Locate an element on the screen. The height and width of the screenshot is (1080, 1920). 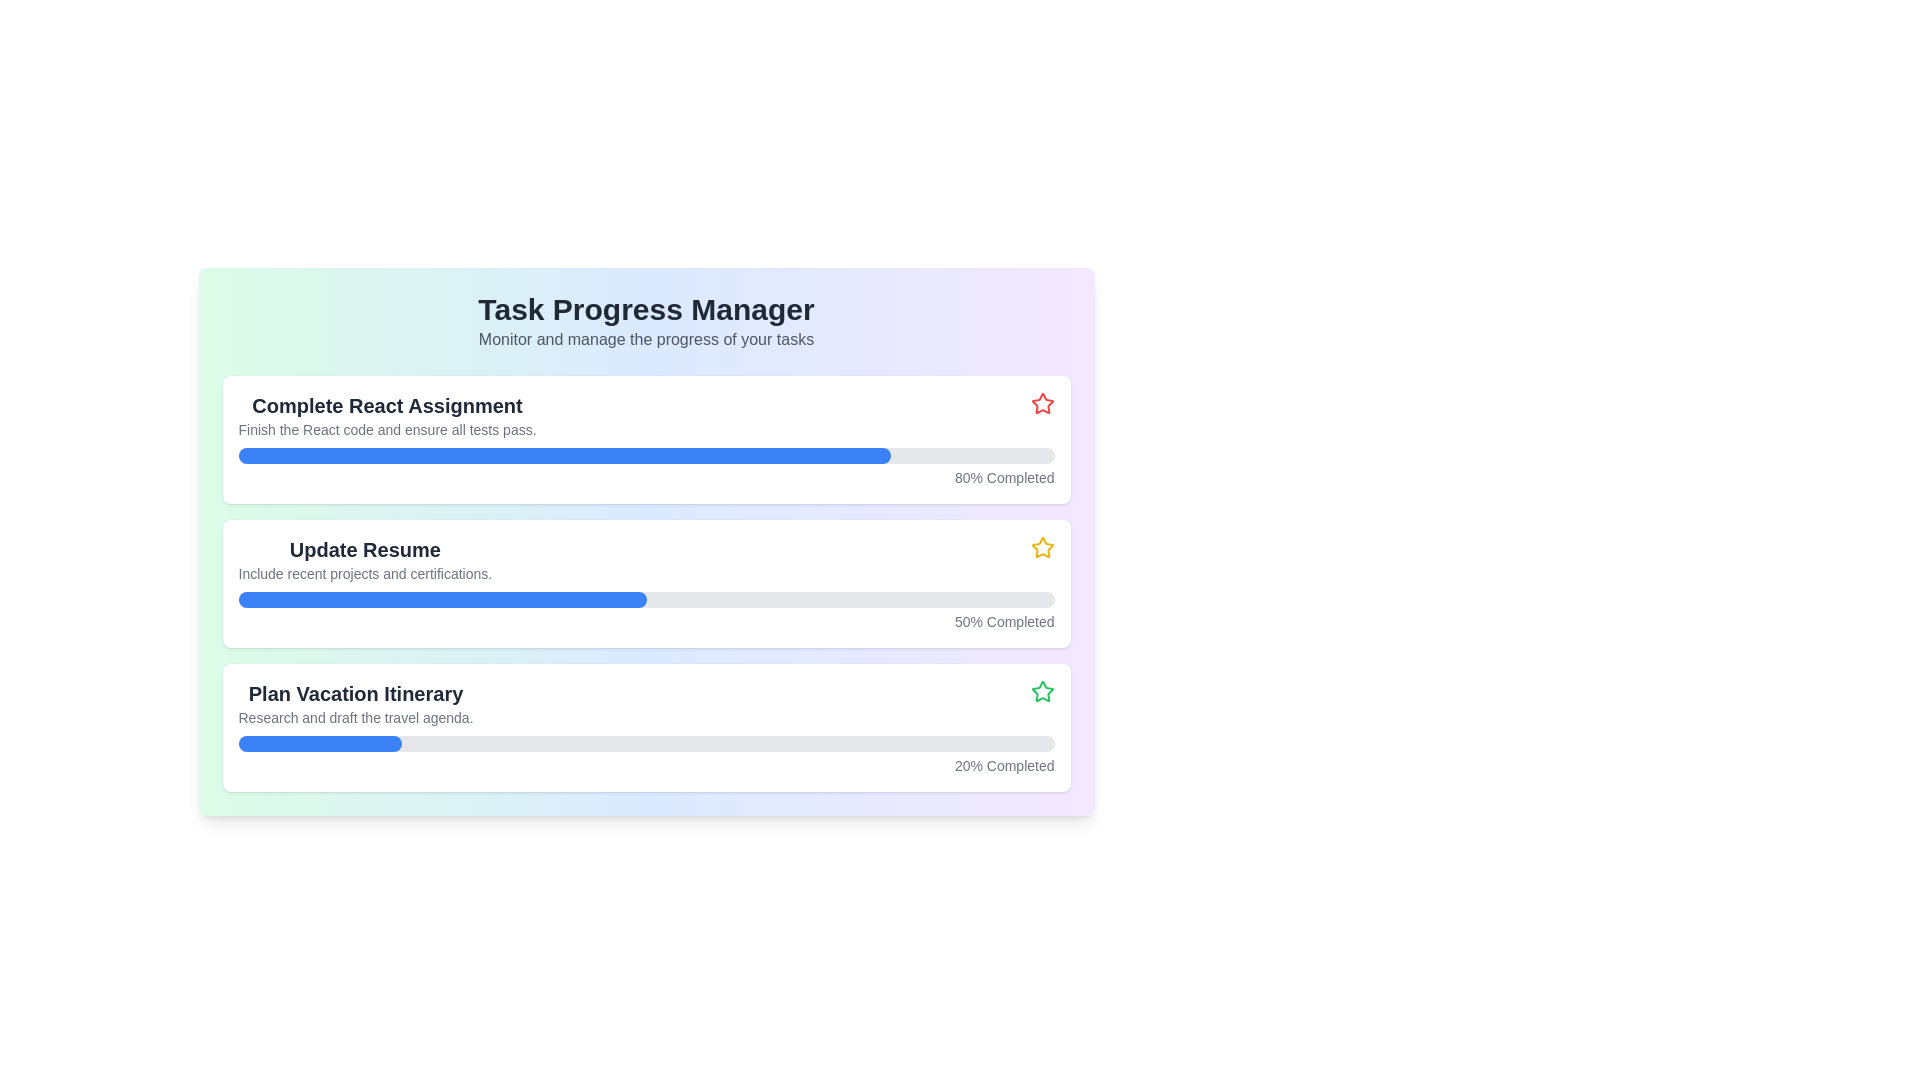
the text of the first to-do item located beneath the 'Task Progress Manager' heading for copying is located at coordinates (387, 415).